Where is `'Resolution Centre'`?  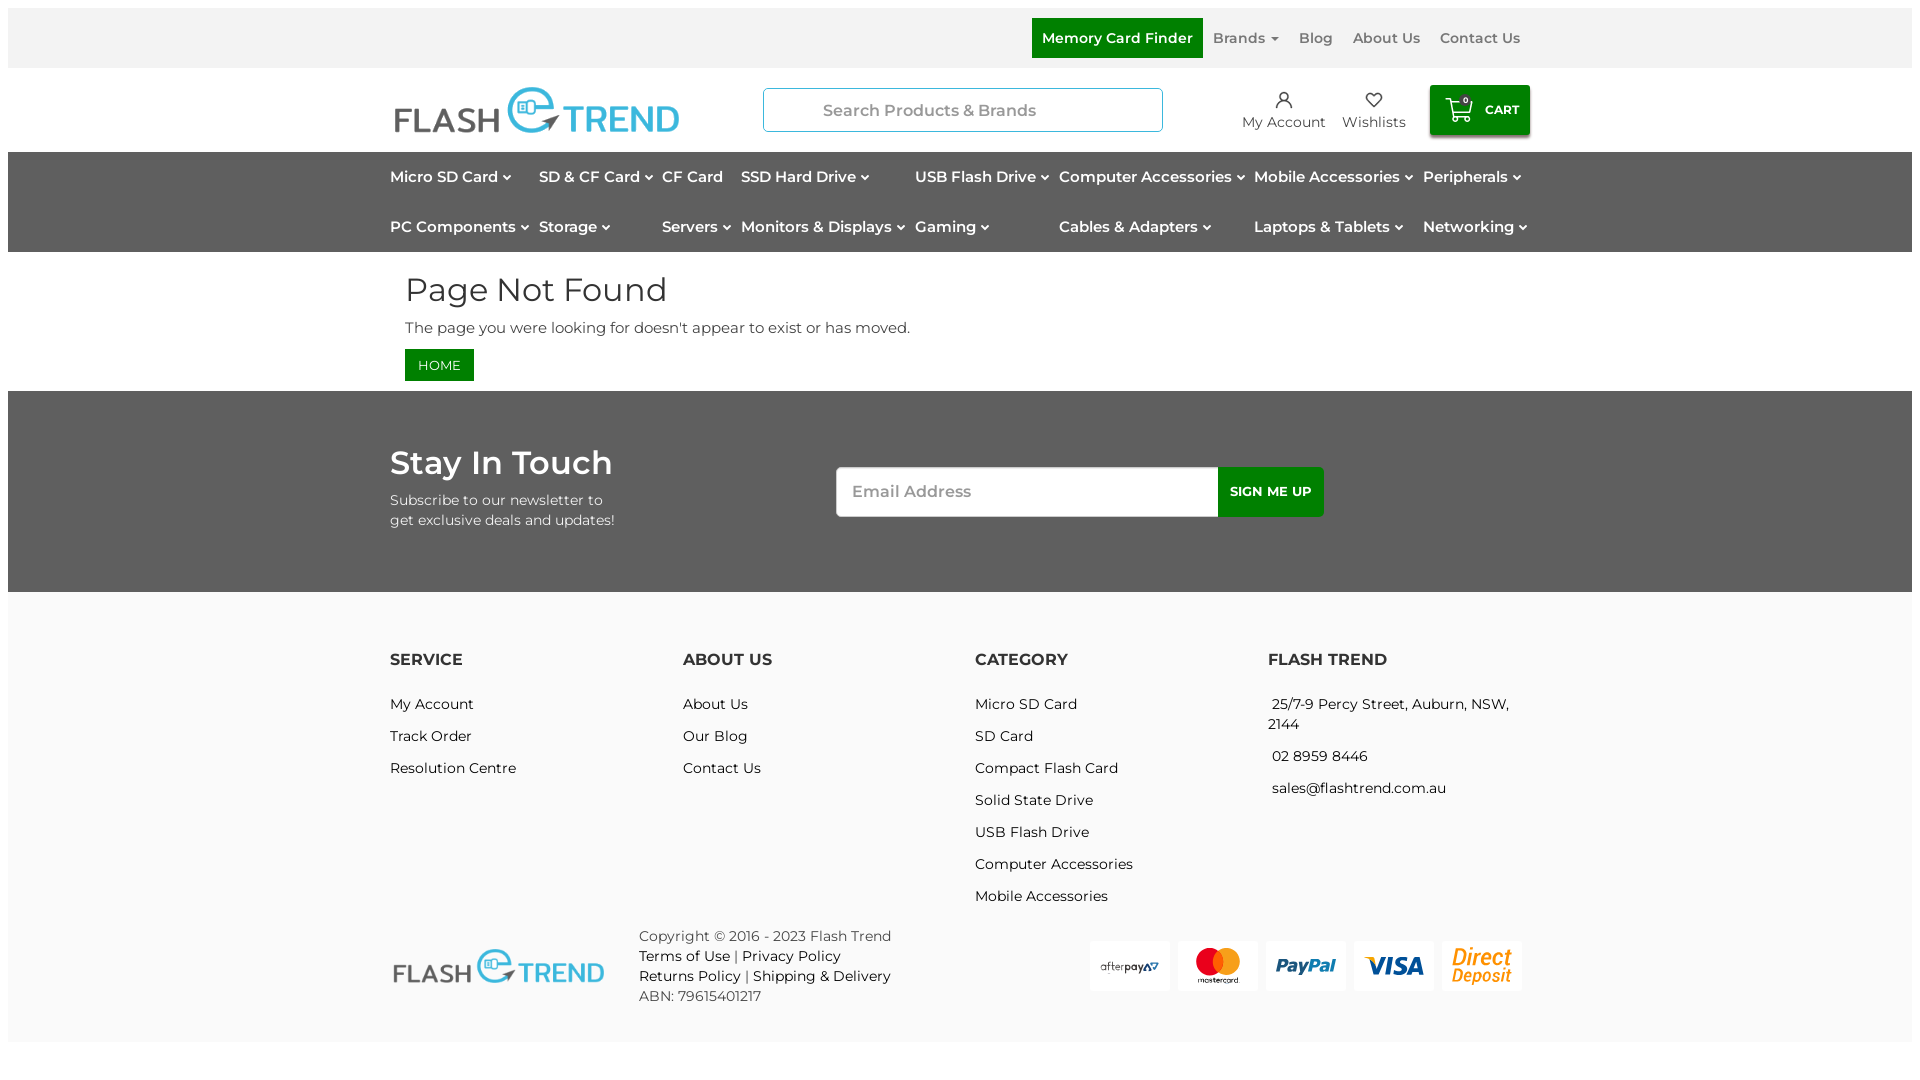 'Resolution Centre' is located at coordinates (521, 766).